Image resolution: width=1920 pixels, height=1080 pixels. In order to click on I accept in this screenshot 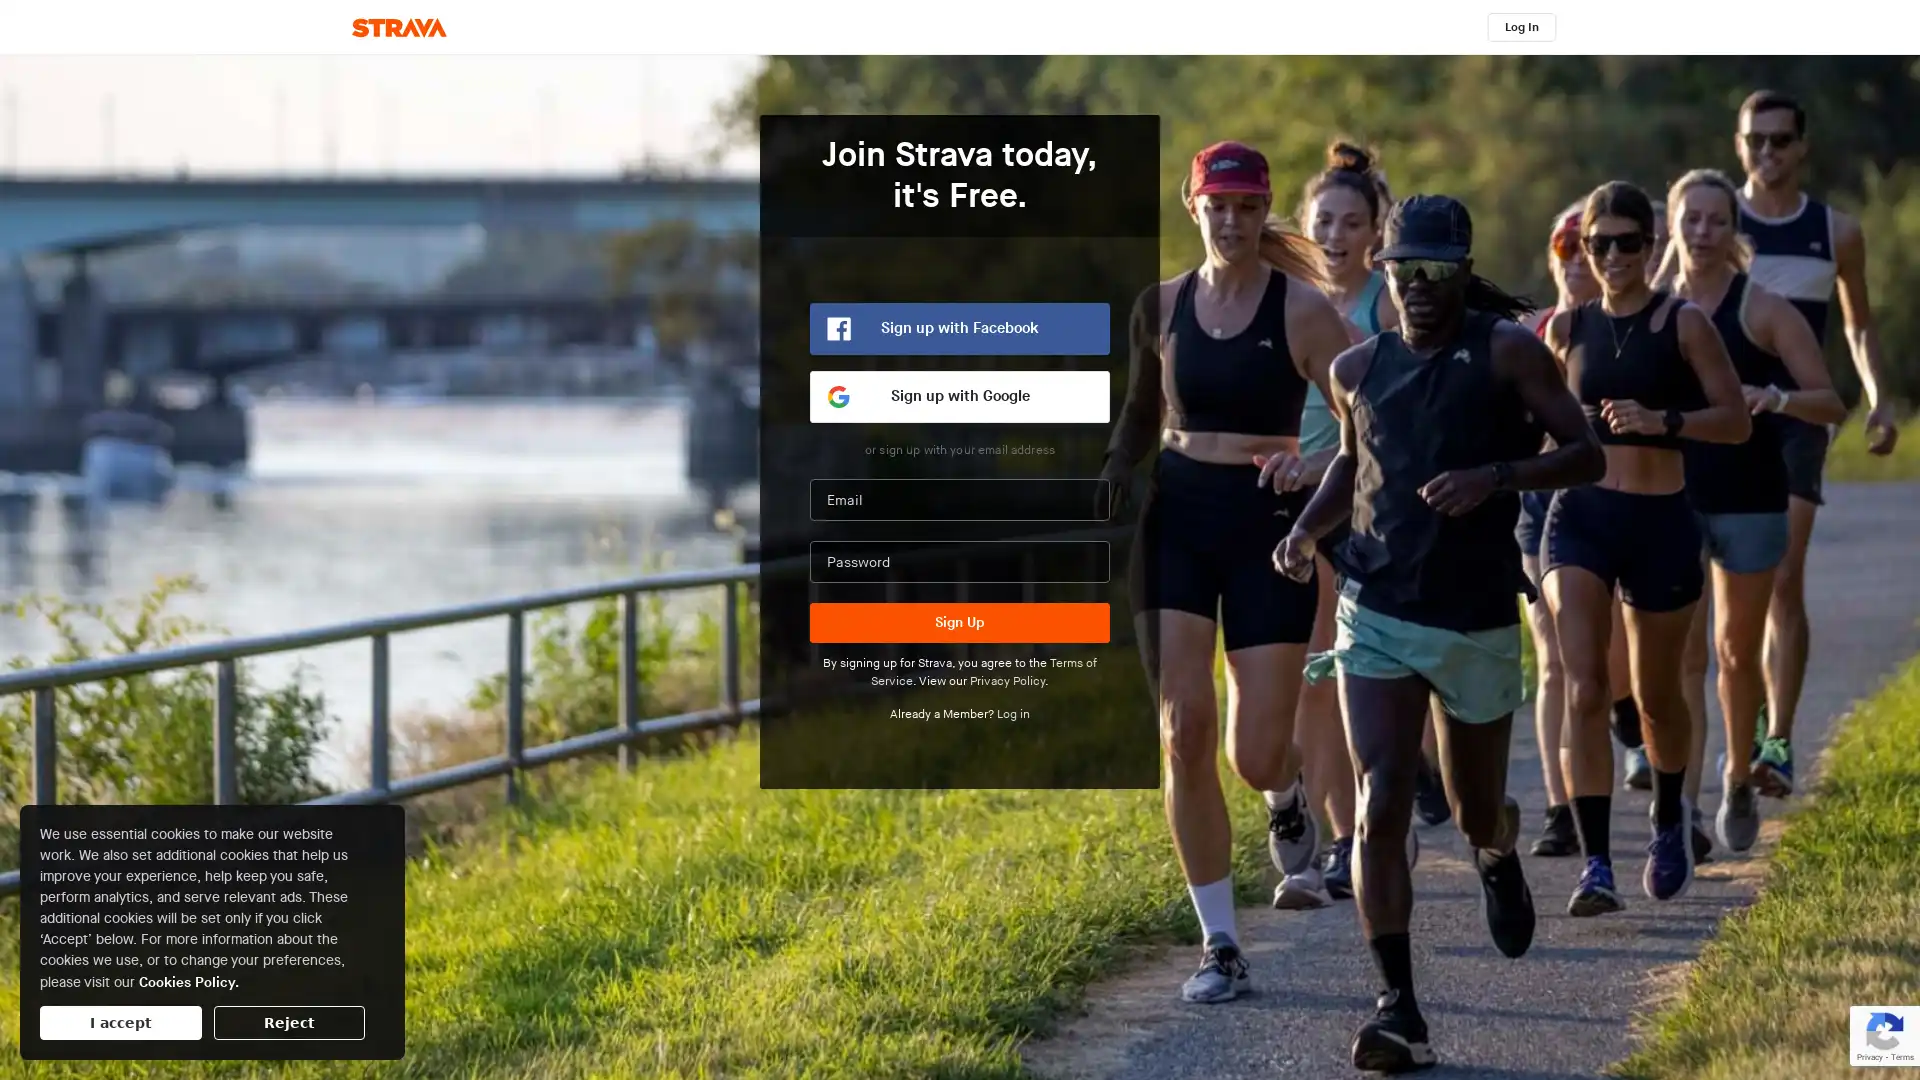, I will do `click(119, 1022)`.